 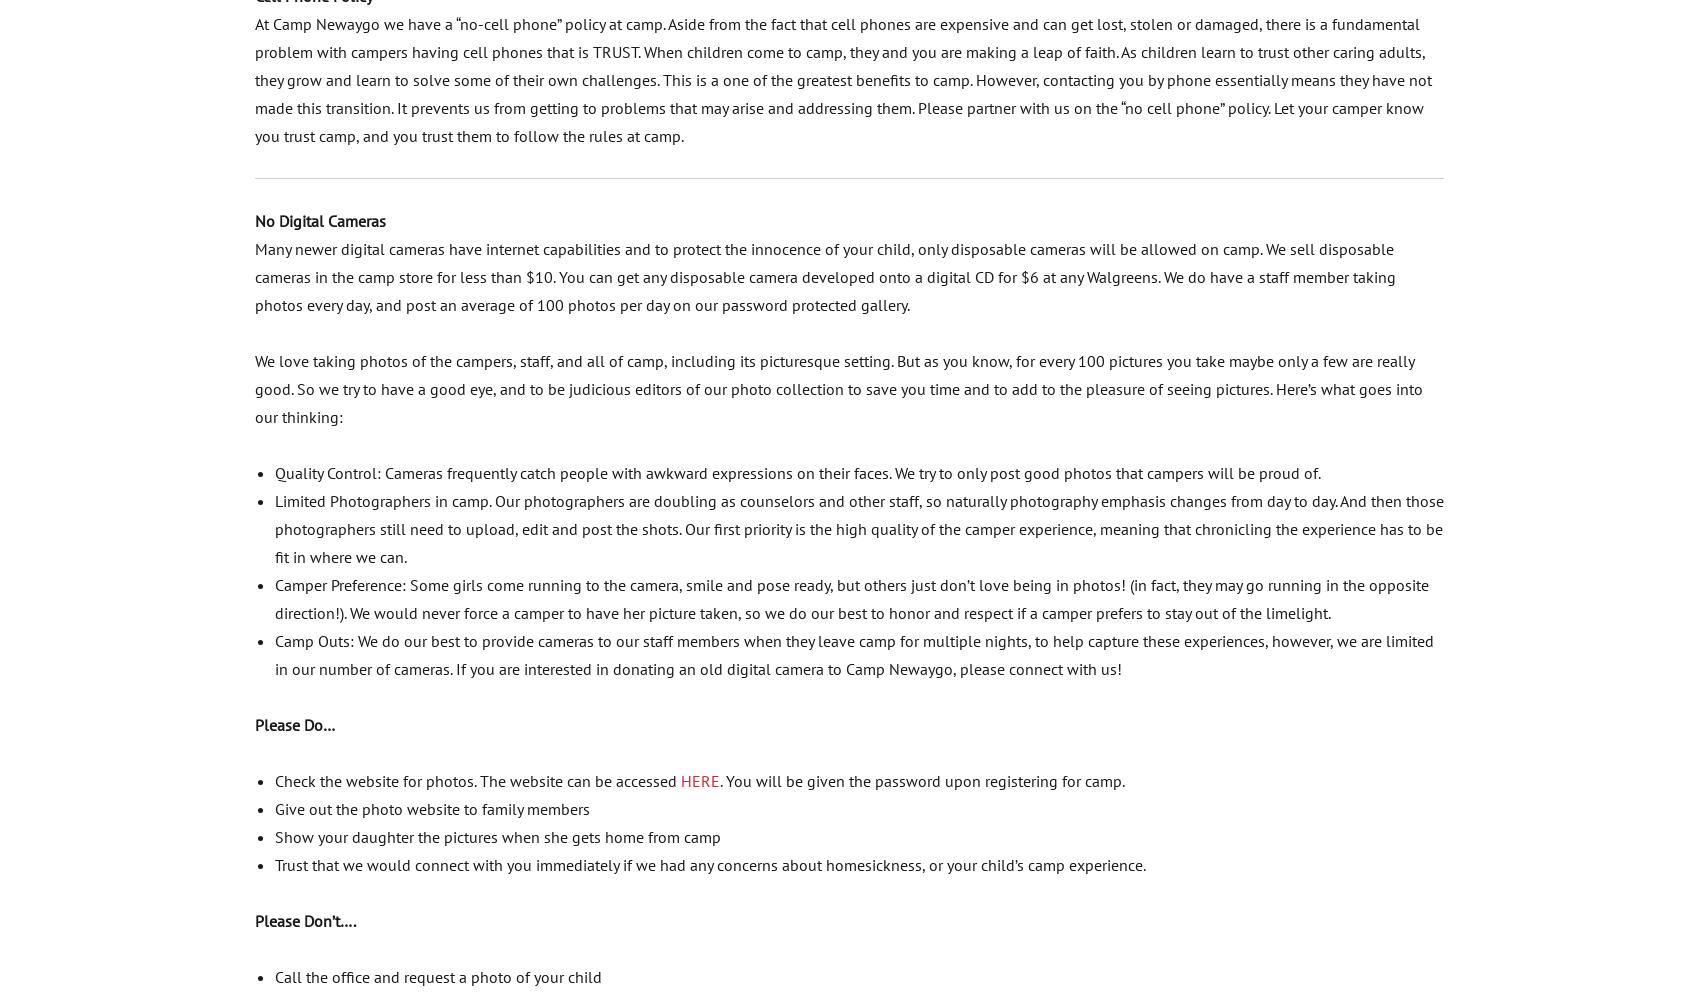 I want to click on 'At Camp Newaygo we have a “no-cell phone” policy at camp. Aside from the fact that cell phones are expensive and can get lost, stolen or damaged, there is a fundamental problem with campers having cell phones that is TRUST. When children come to camp, they and you are making a leap of faith. As children learn to trust other caring adults, they grow and learn to solve some of their own challenges. This is a one of the greatest benefits to camp. However, contacting you by phone essentially means they have not made this transition. It prevents us from getting to problems that may arise and addressing them. Please partner with us on the “no cell phone” policy. Let your camper know you trust camp, and you trust them to follow the rules at camp.', so click(x=254, y=78).